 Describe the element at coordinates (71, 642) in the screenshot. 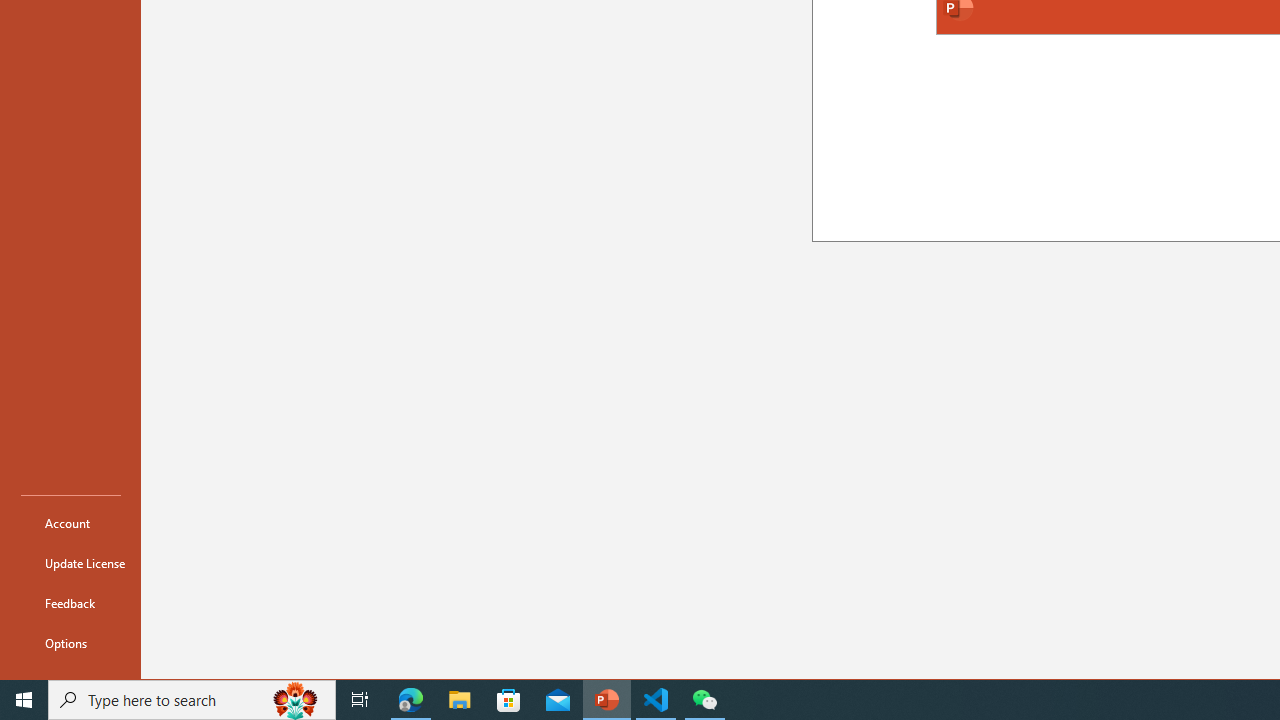

I see `'Options'` at that location.